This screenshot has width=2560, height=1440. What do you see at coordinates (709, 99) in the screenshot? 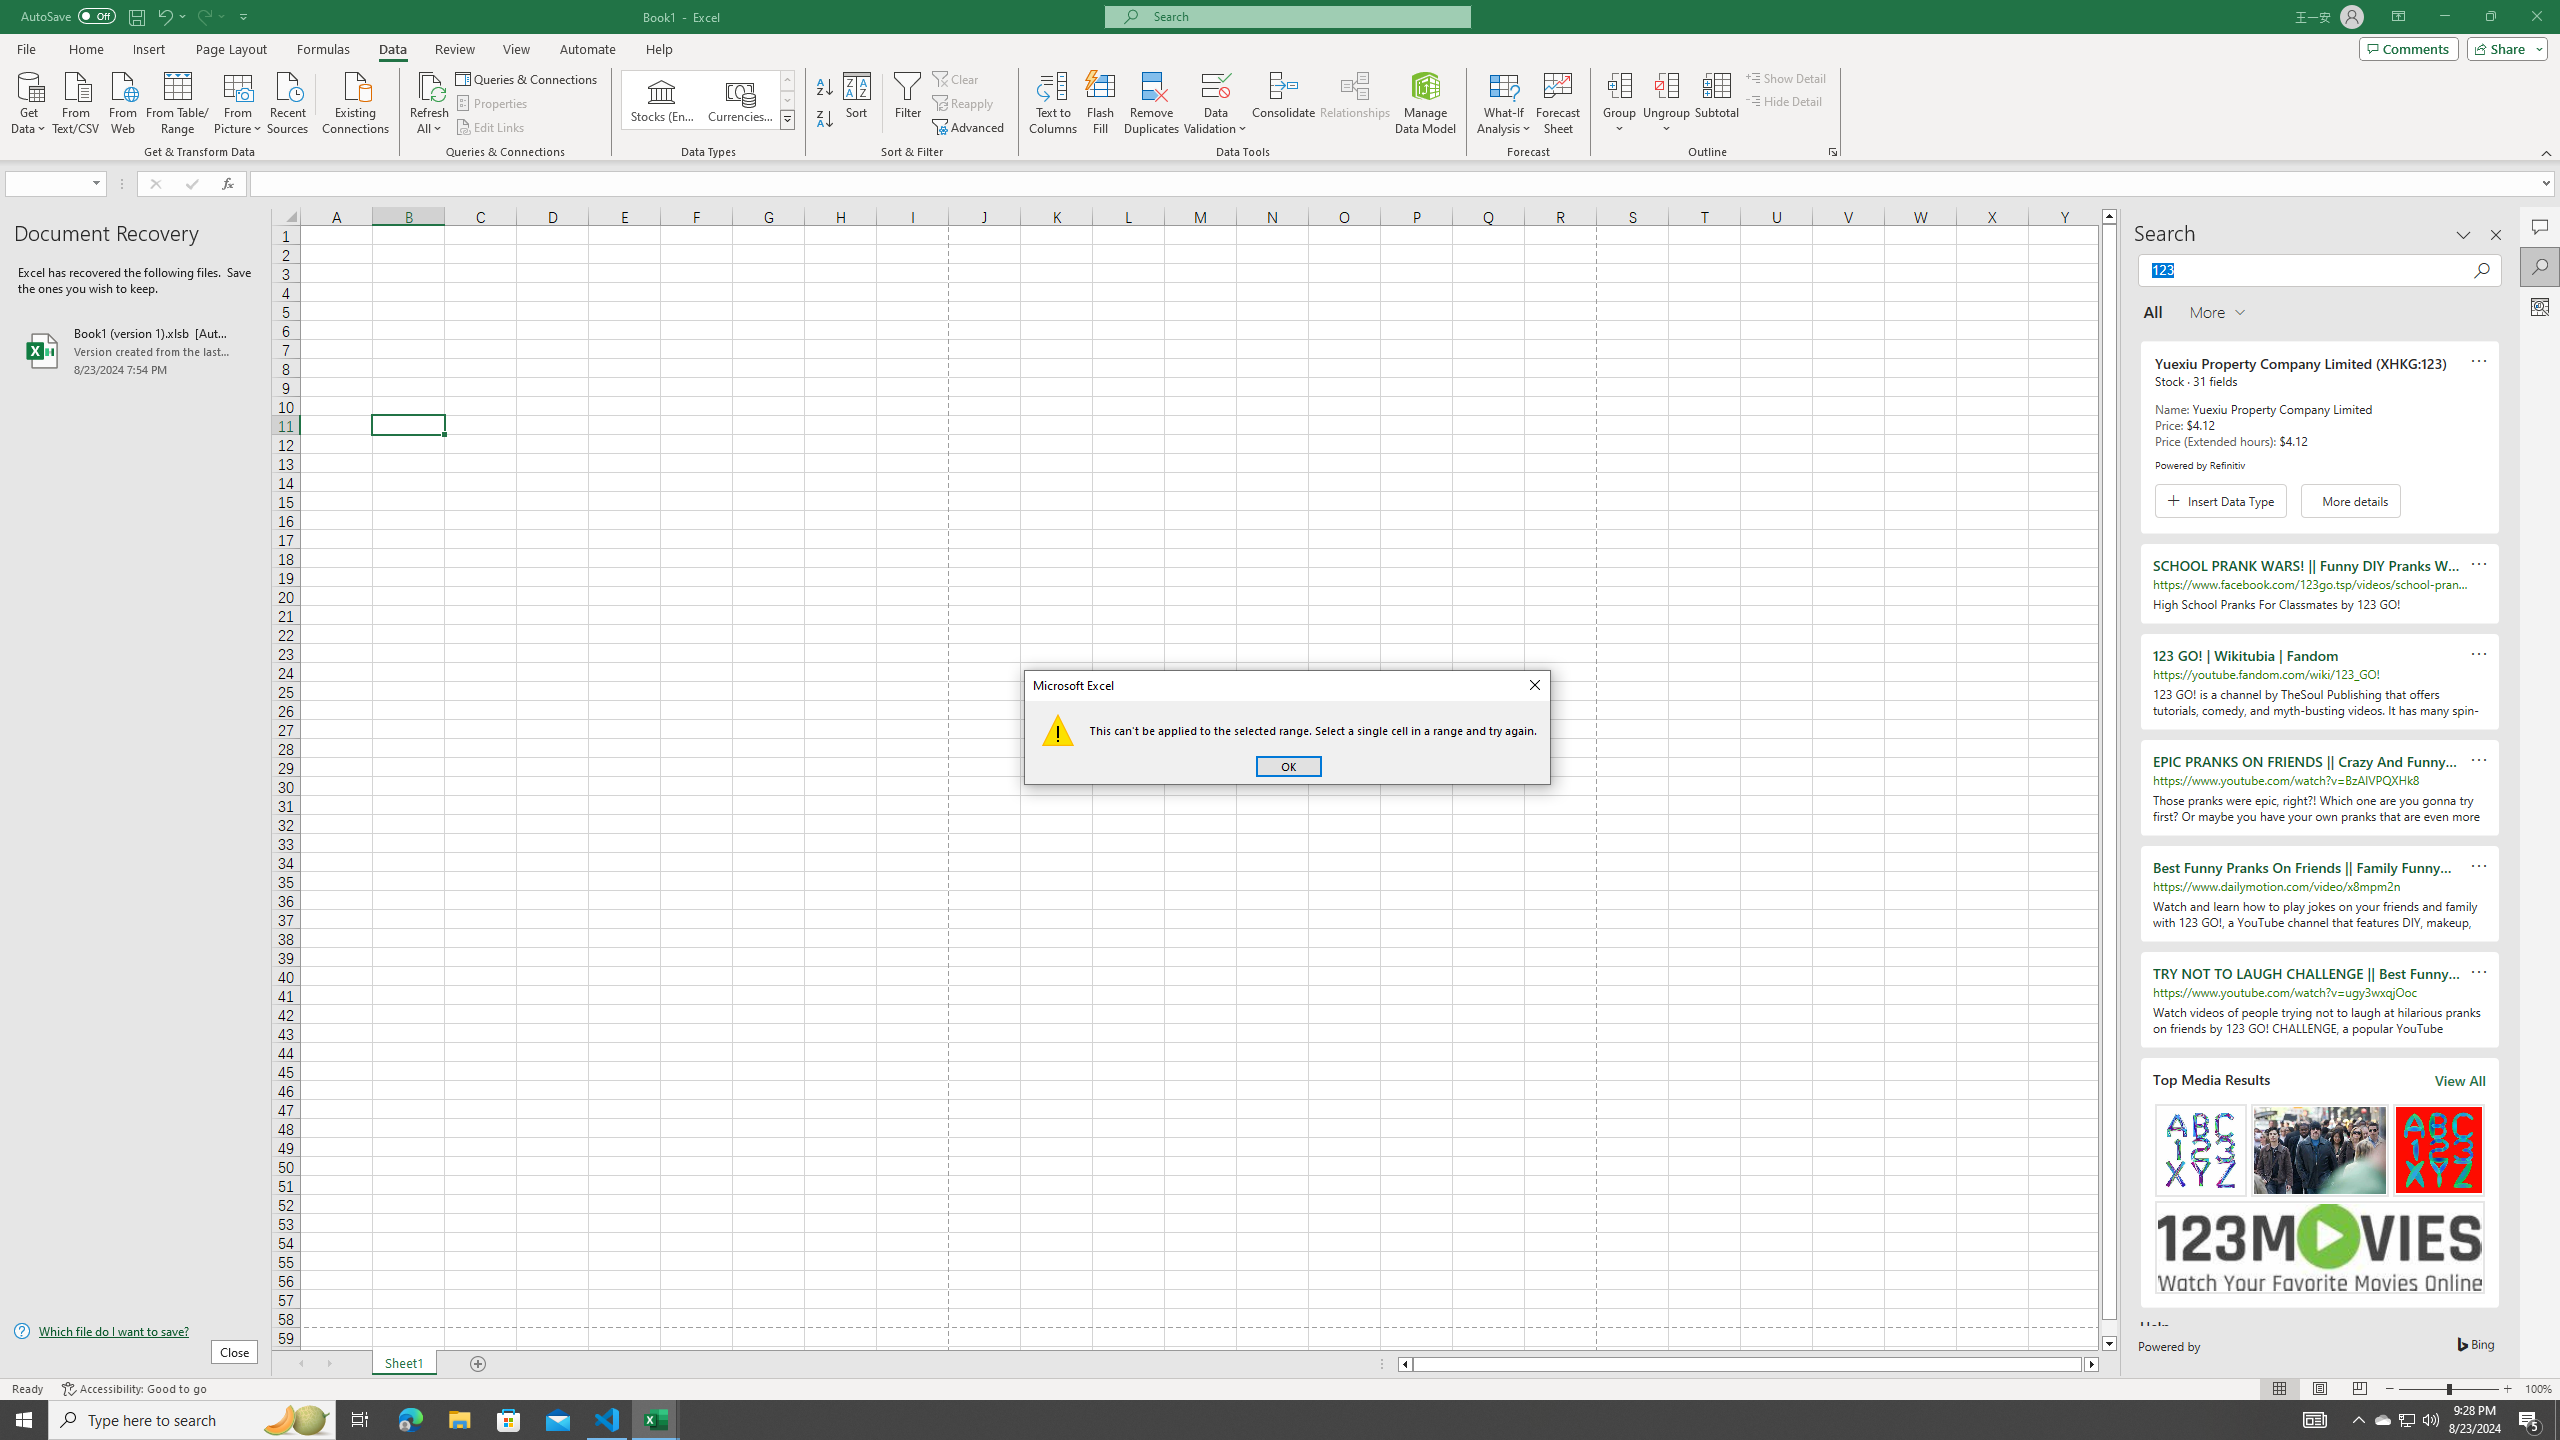
I see `'AutomationID: ConvertToLinkedEntity'` at bounding box center [709, 99].